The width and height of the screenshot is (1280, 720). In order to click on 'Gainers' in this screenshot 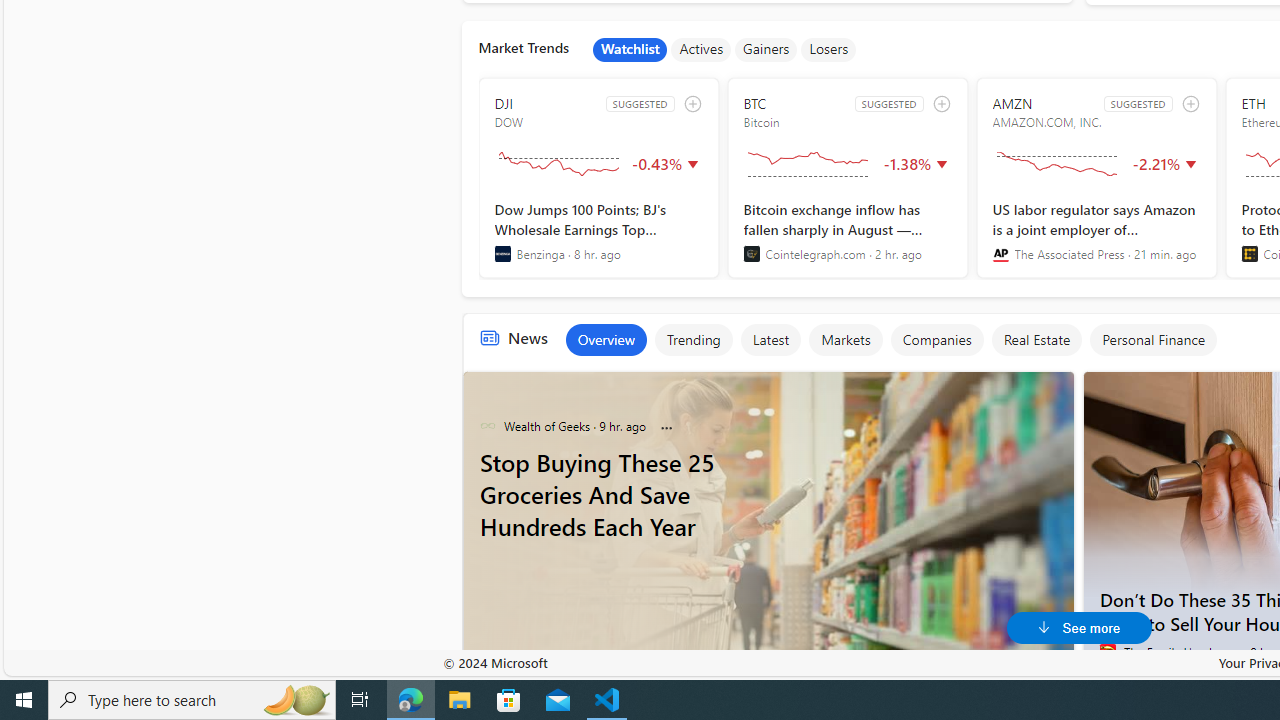, I will do `click(765, 49)`.